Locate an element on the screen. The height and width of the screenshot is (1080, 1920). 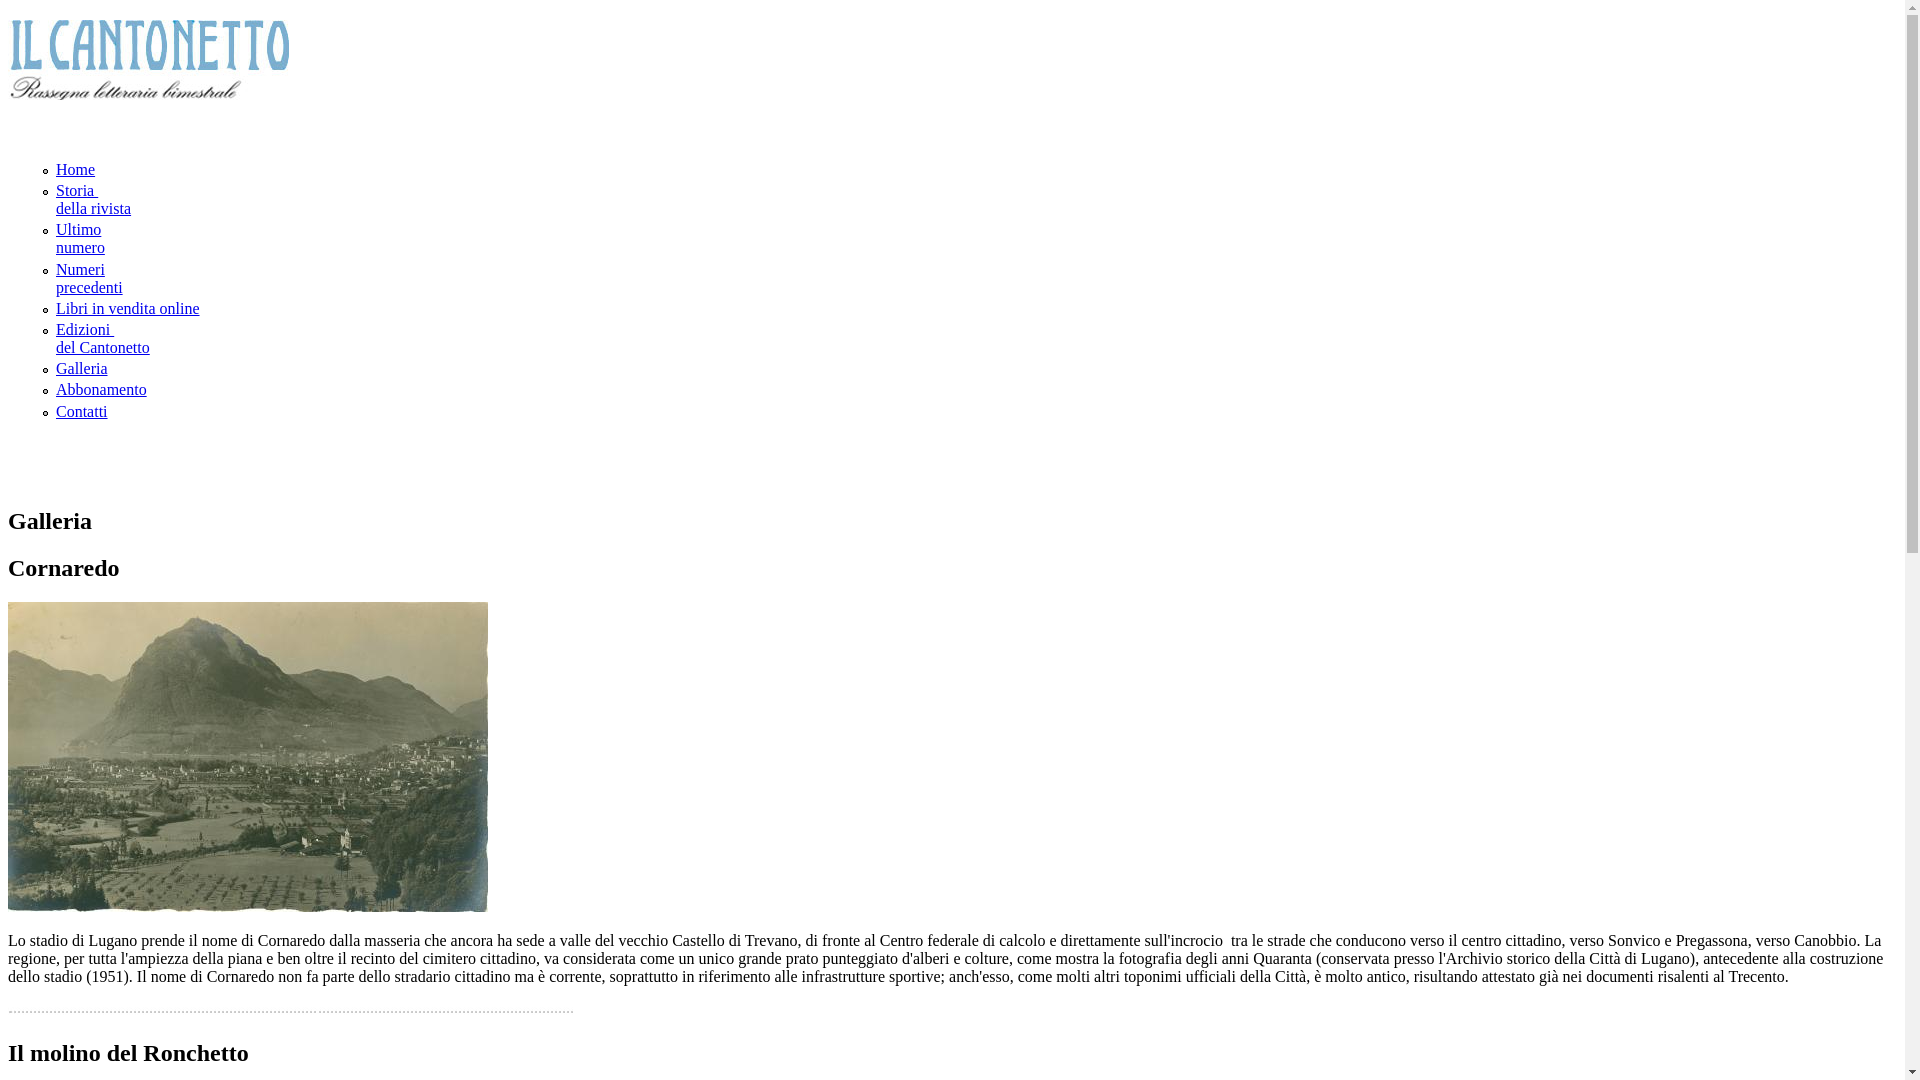
'Galleria' is located at coordinates (56, 368).